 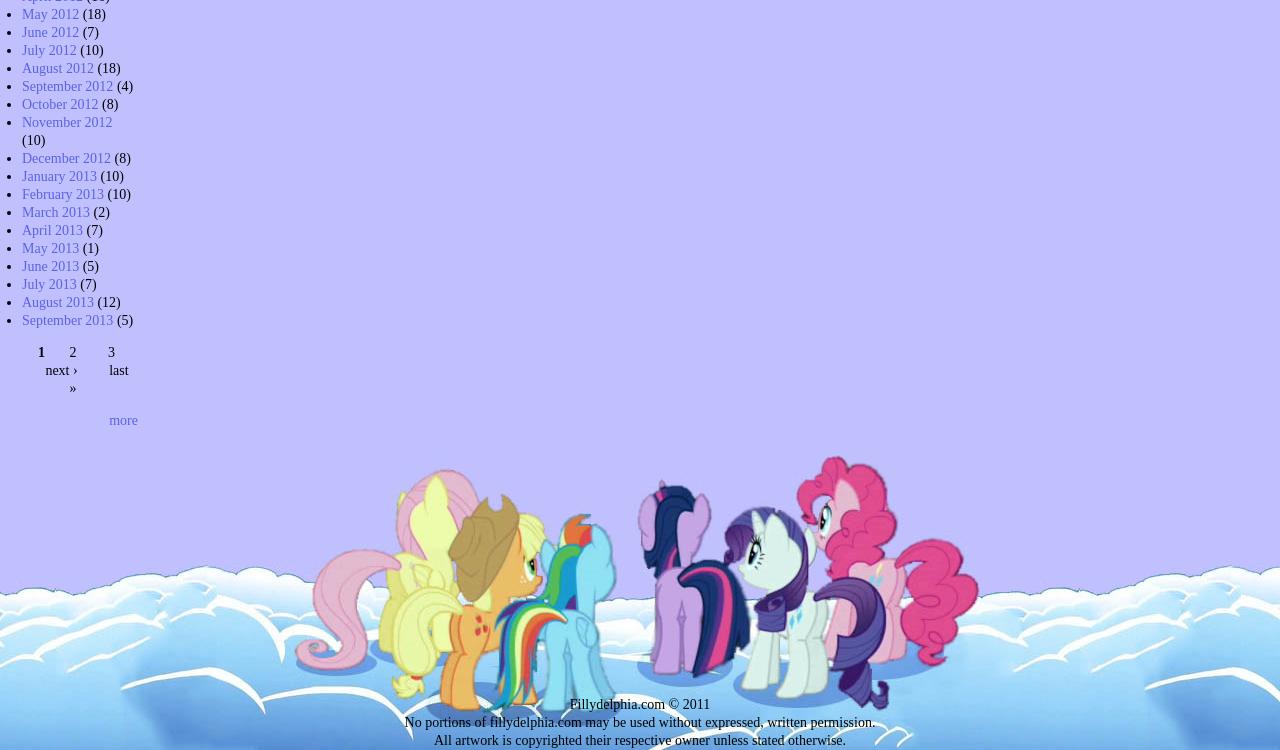 What do you see at coordinates (55, 210) in the screenshot?
I see `'March 2013'` at bounding box center [55, 210].